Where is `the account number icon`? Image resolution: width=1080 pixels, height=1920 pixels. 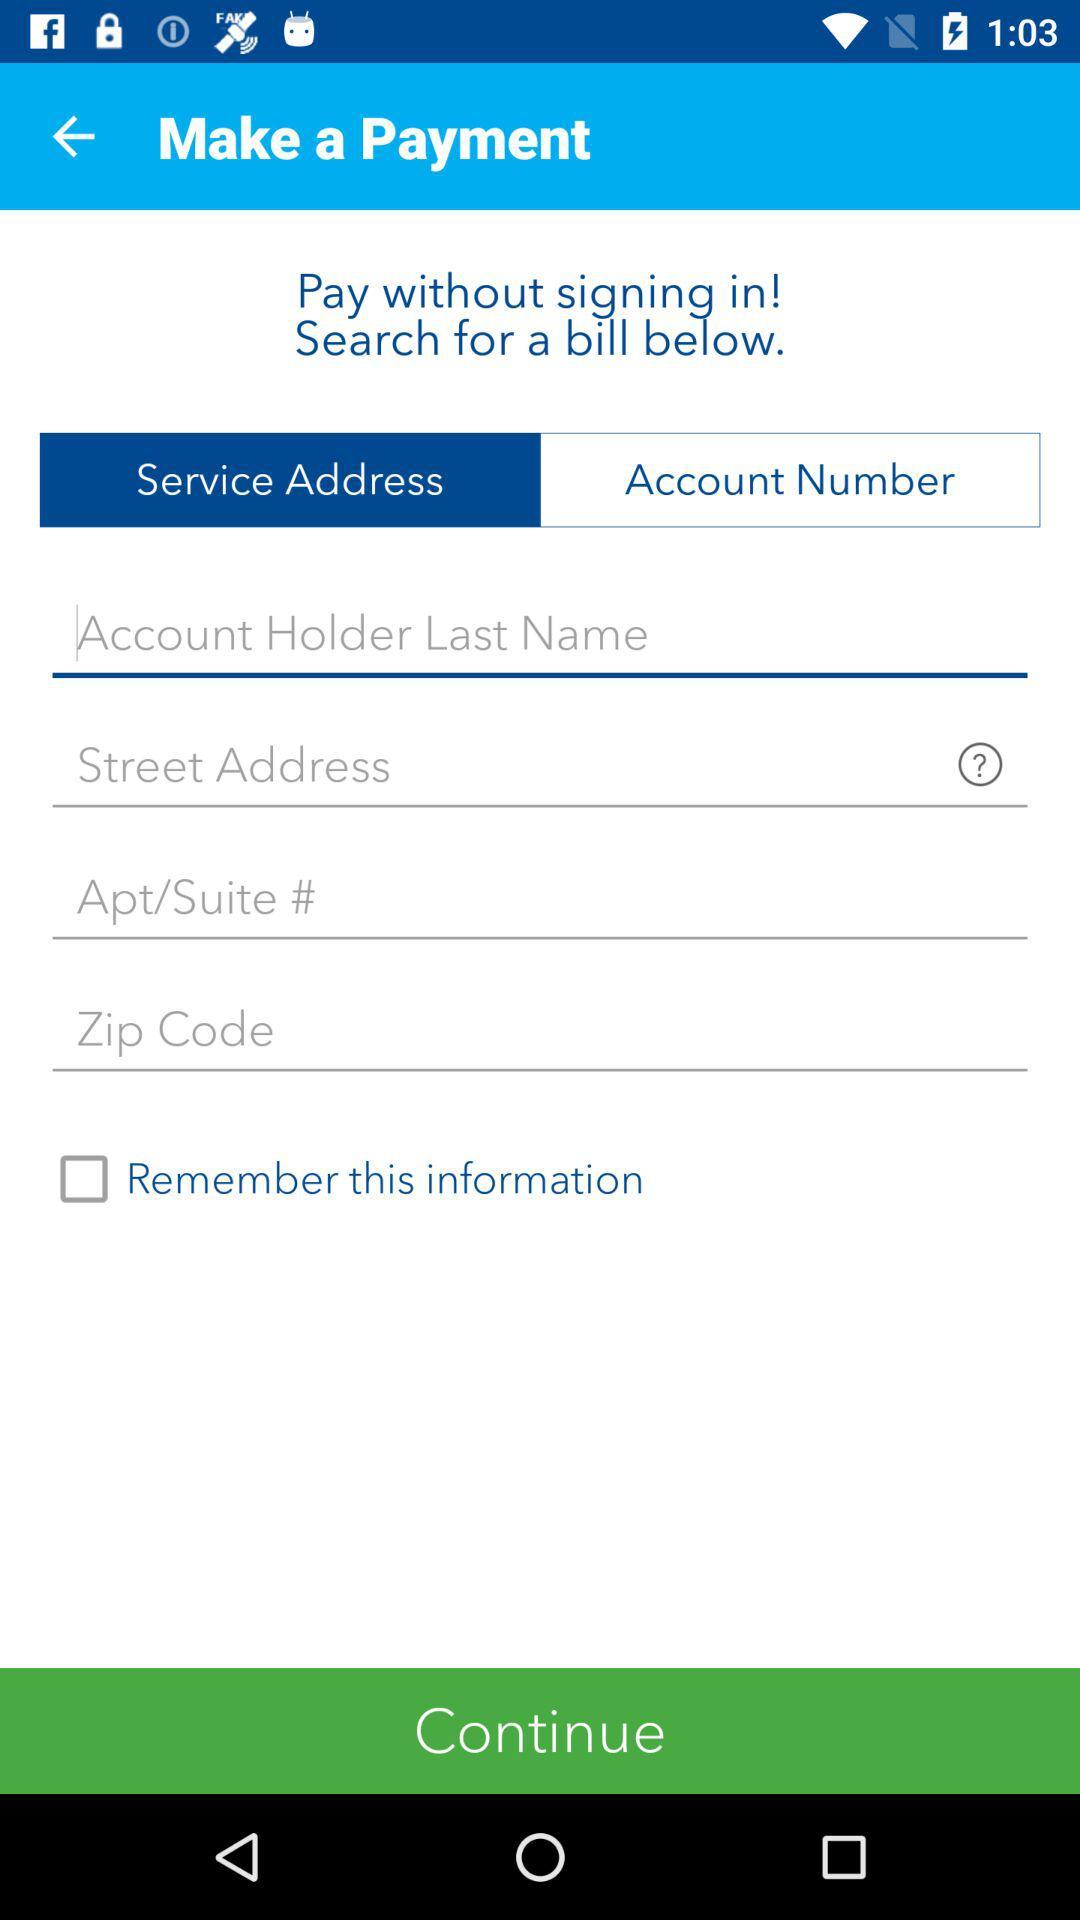
the account number icon is located at coordinates (789, 480).